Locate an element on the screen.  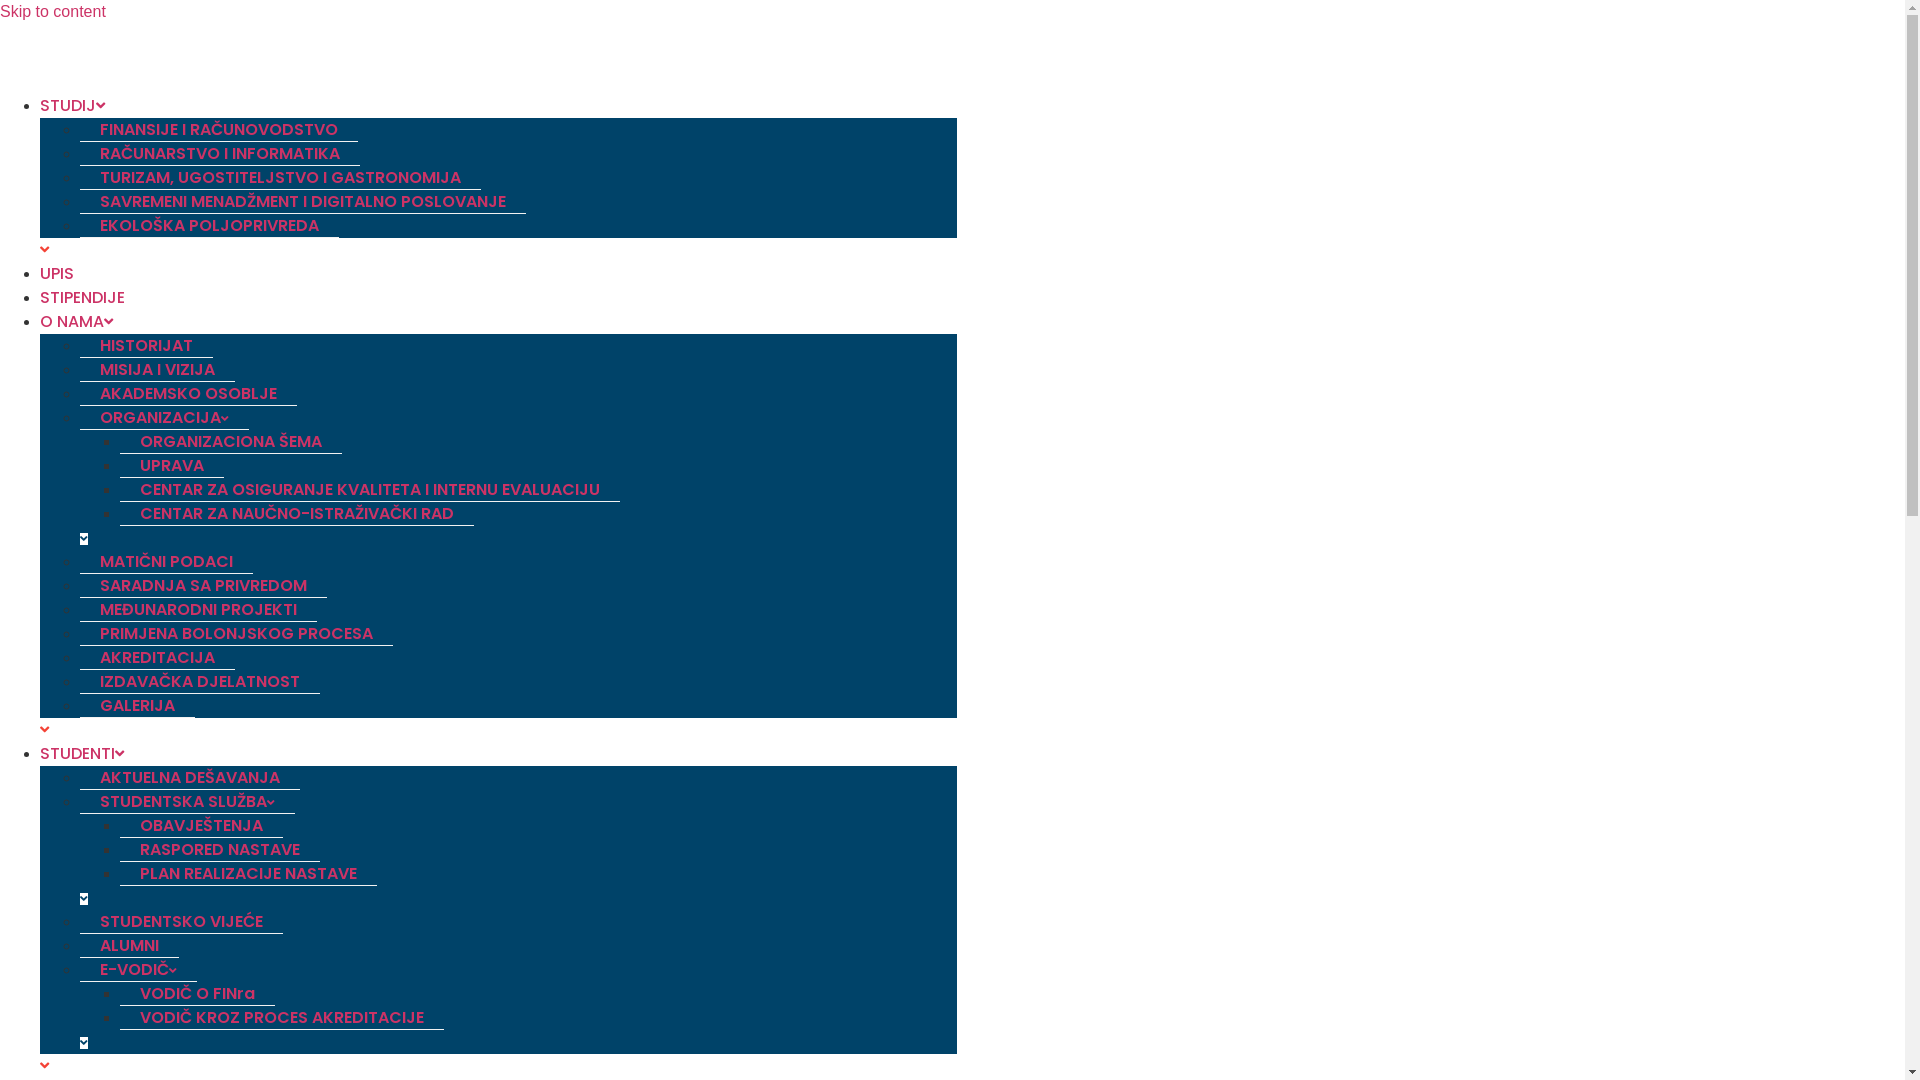
'UPIS' is located at coordinates (57, 273).